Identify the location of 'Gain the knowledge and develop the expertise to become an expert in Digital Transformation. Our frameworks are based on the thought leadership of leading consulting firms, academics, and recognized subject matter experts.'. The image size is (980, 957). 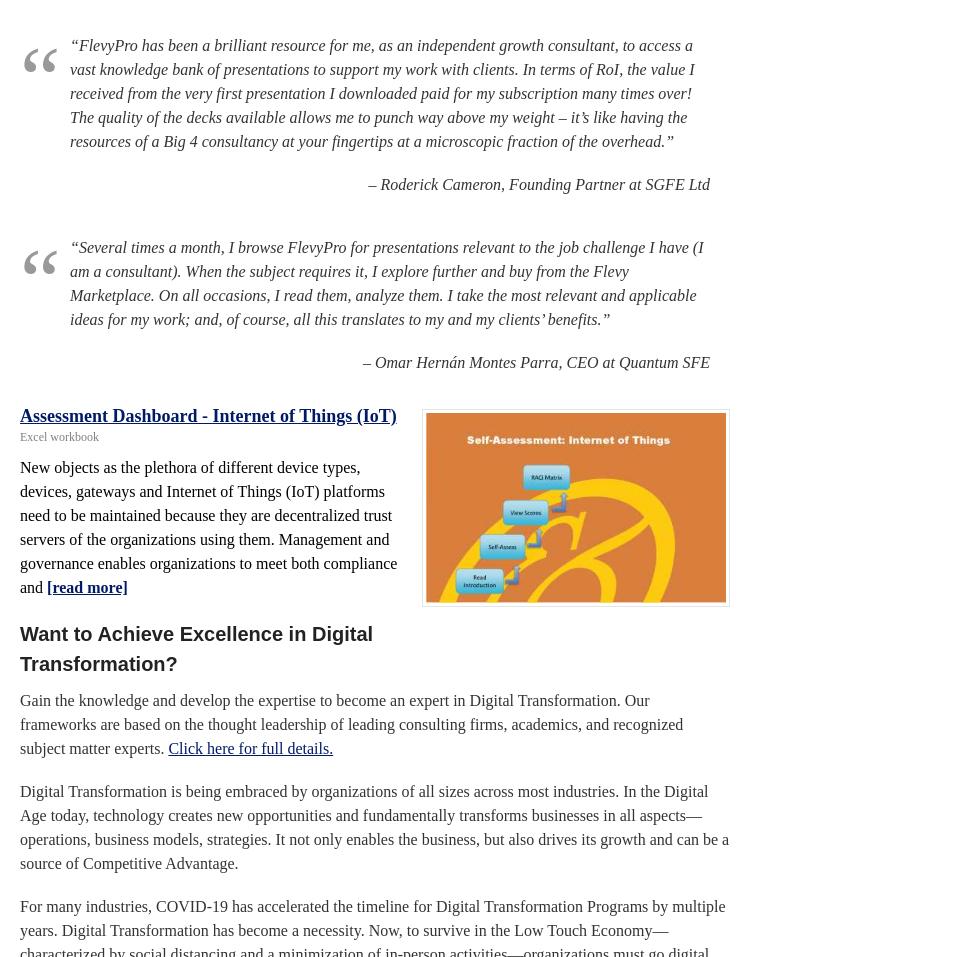
(19, 723).